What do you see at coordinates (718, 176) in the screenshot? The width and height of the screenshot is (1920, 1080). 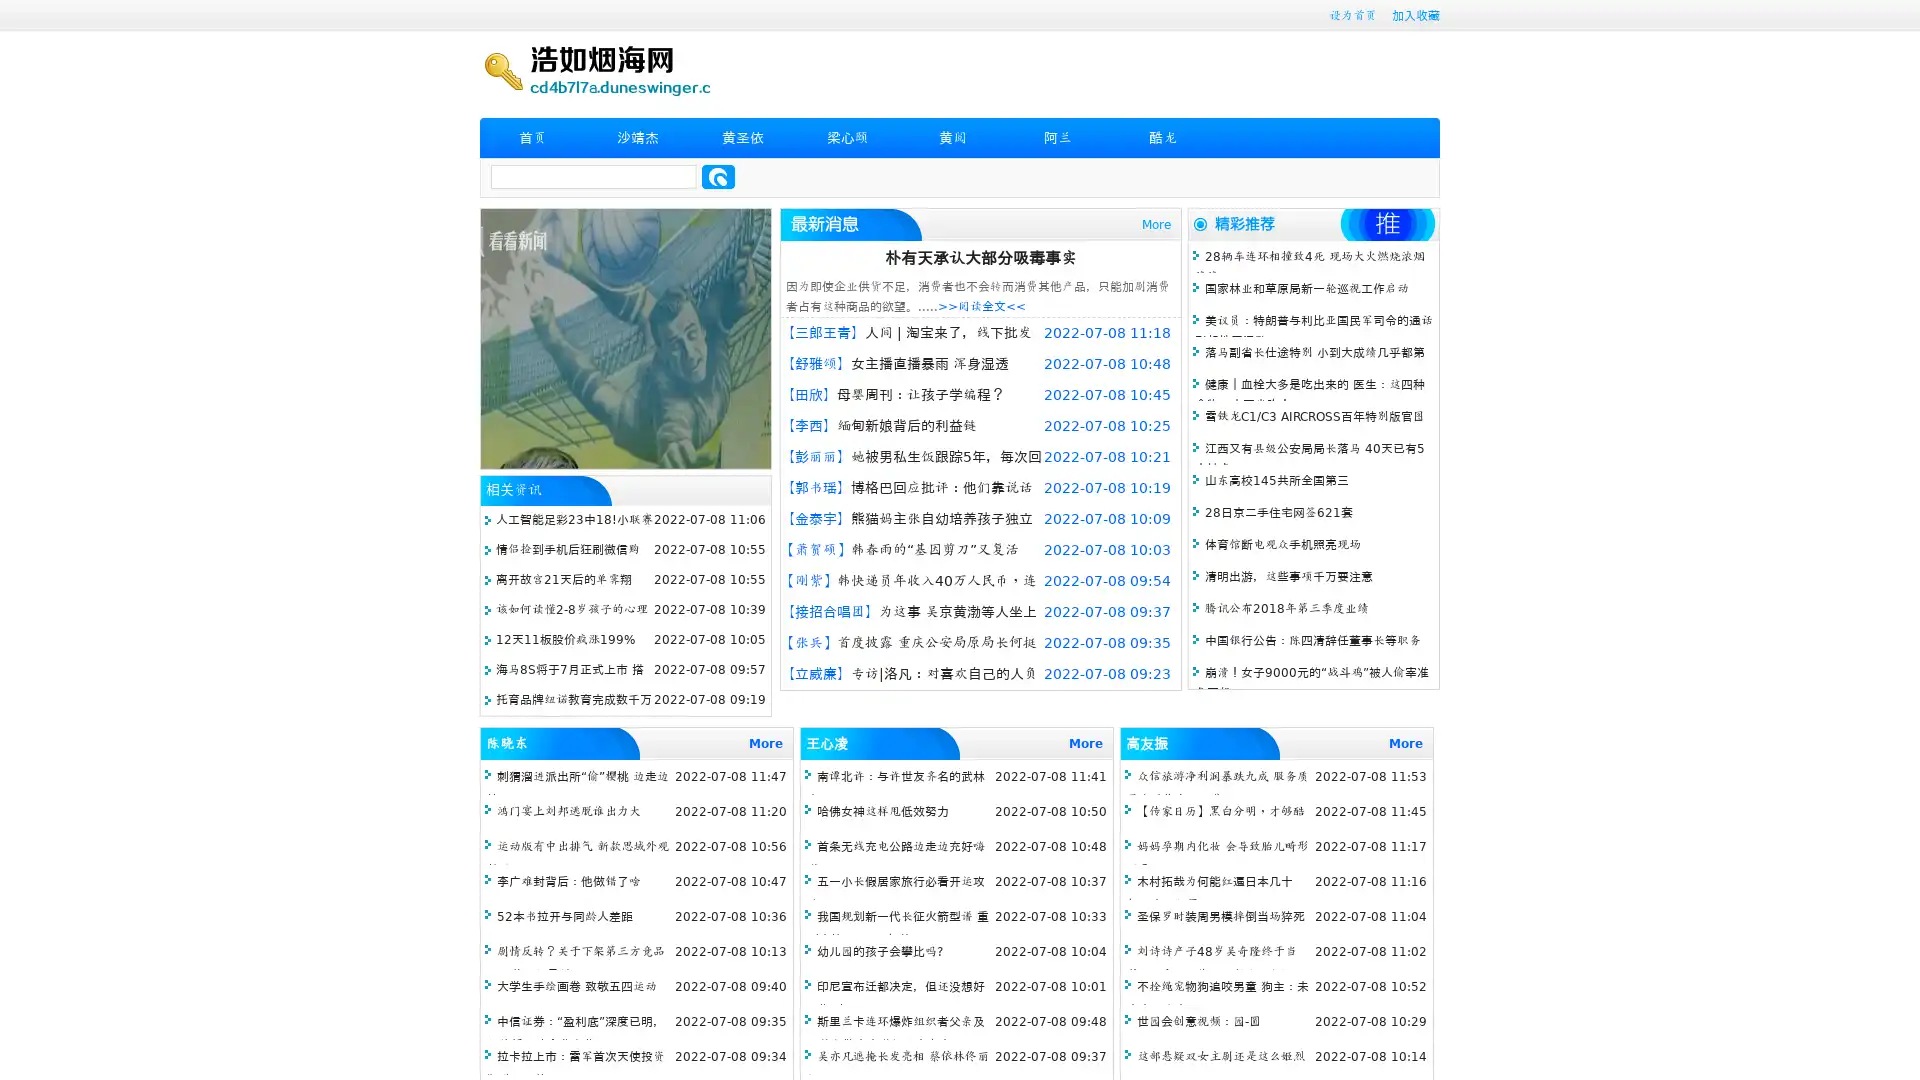 I see `Search` at bounding box center [718, 176].